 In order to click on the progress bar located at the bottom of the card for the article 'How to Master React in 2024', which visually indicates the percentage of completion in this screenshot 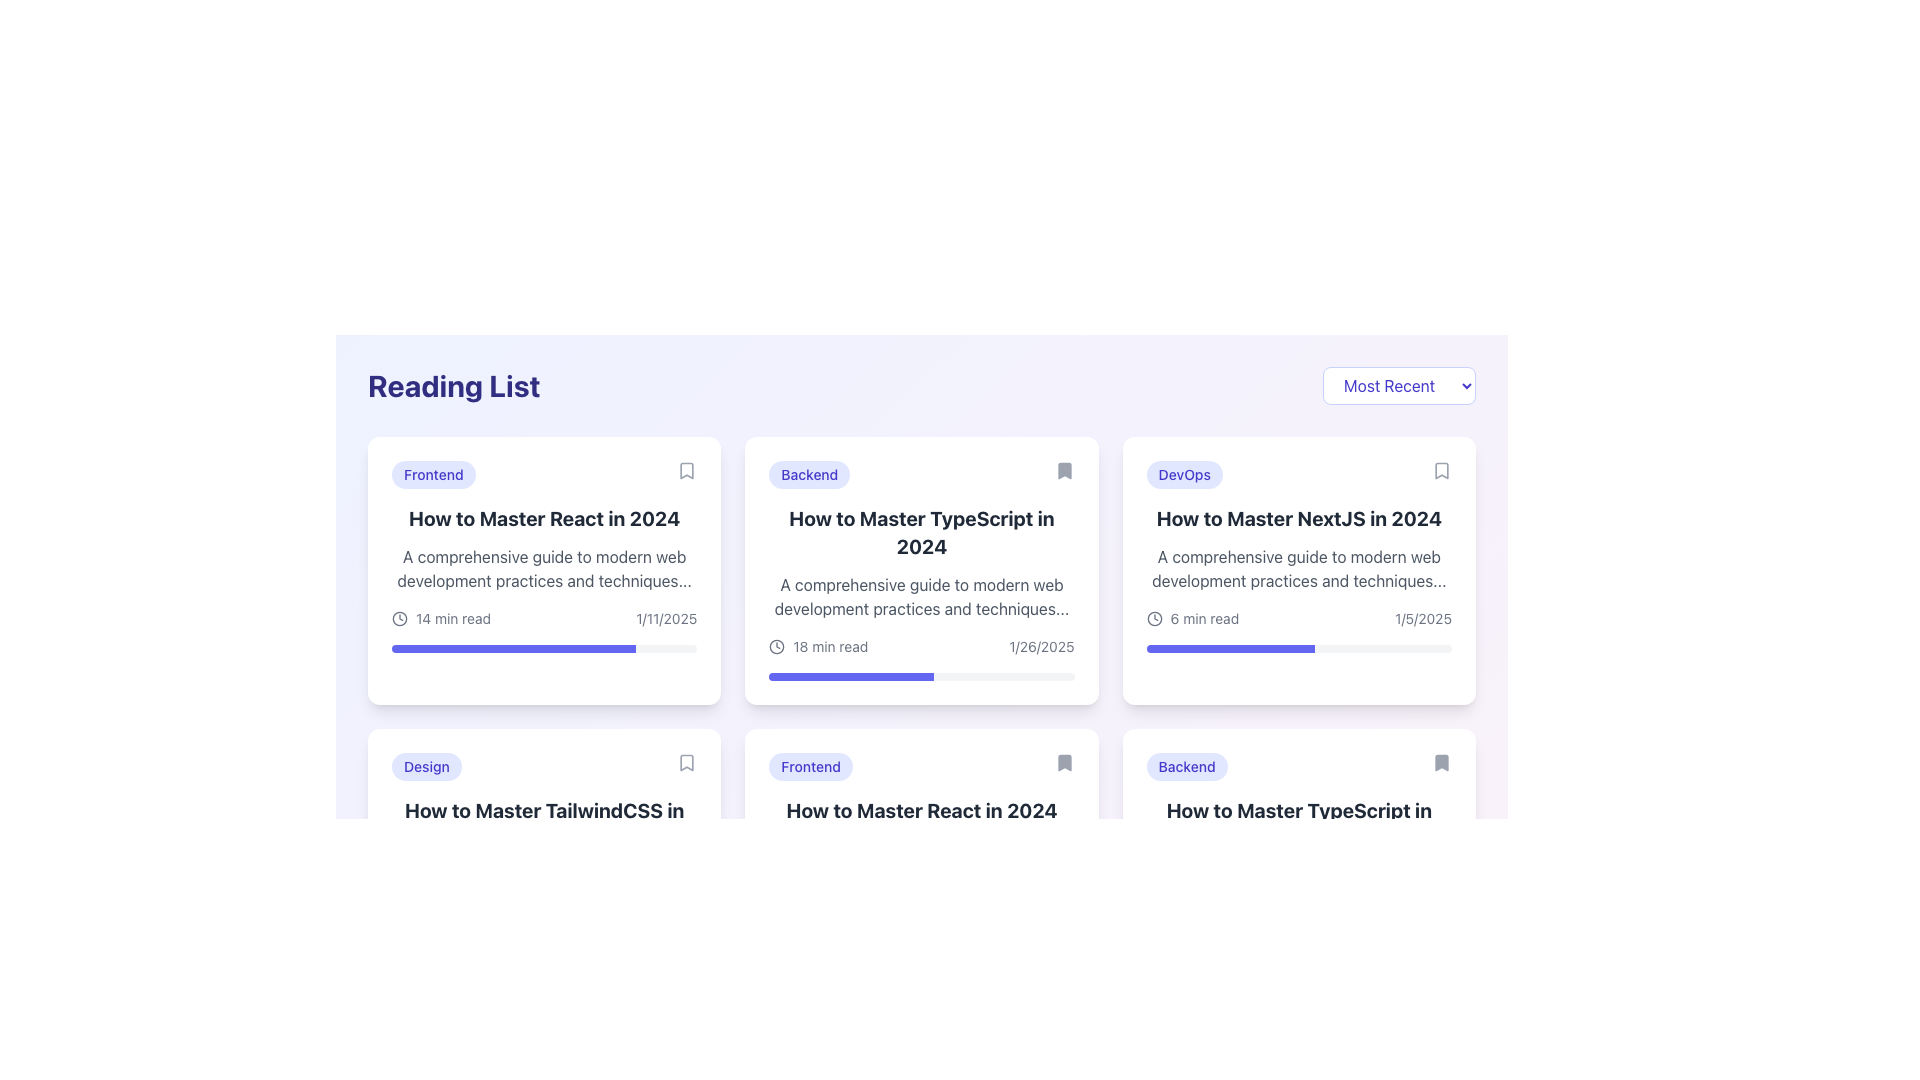, I will do `click(920, 941)`.